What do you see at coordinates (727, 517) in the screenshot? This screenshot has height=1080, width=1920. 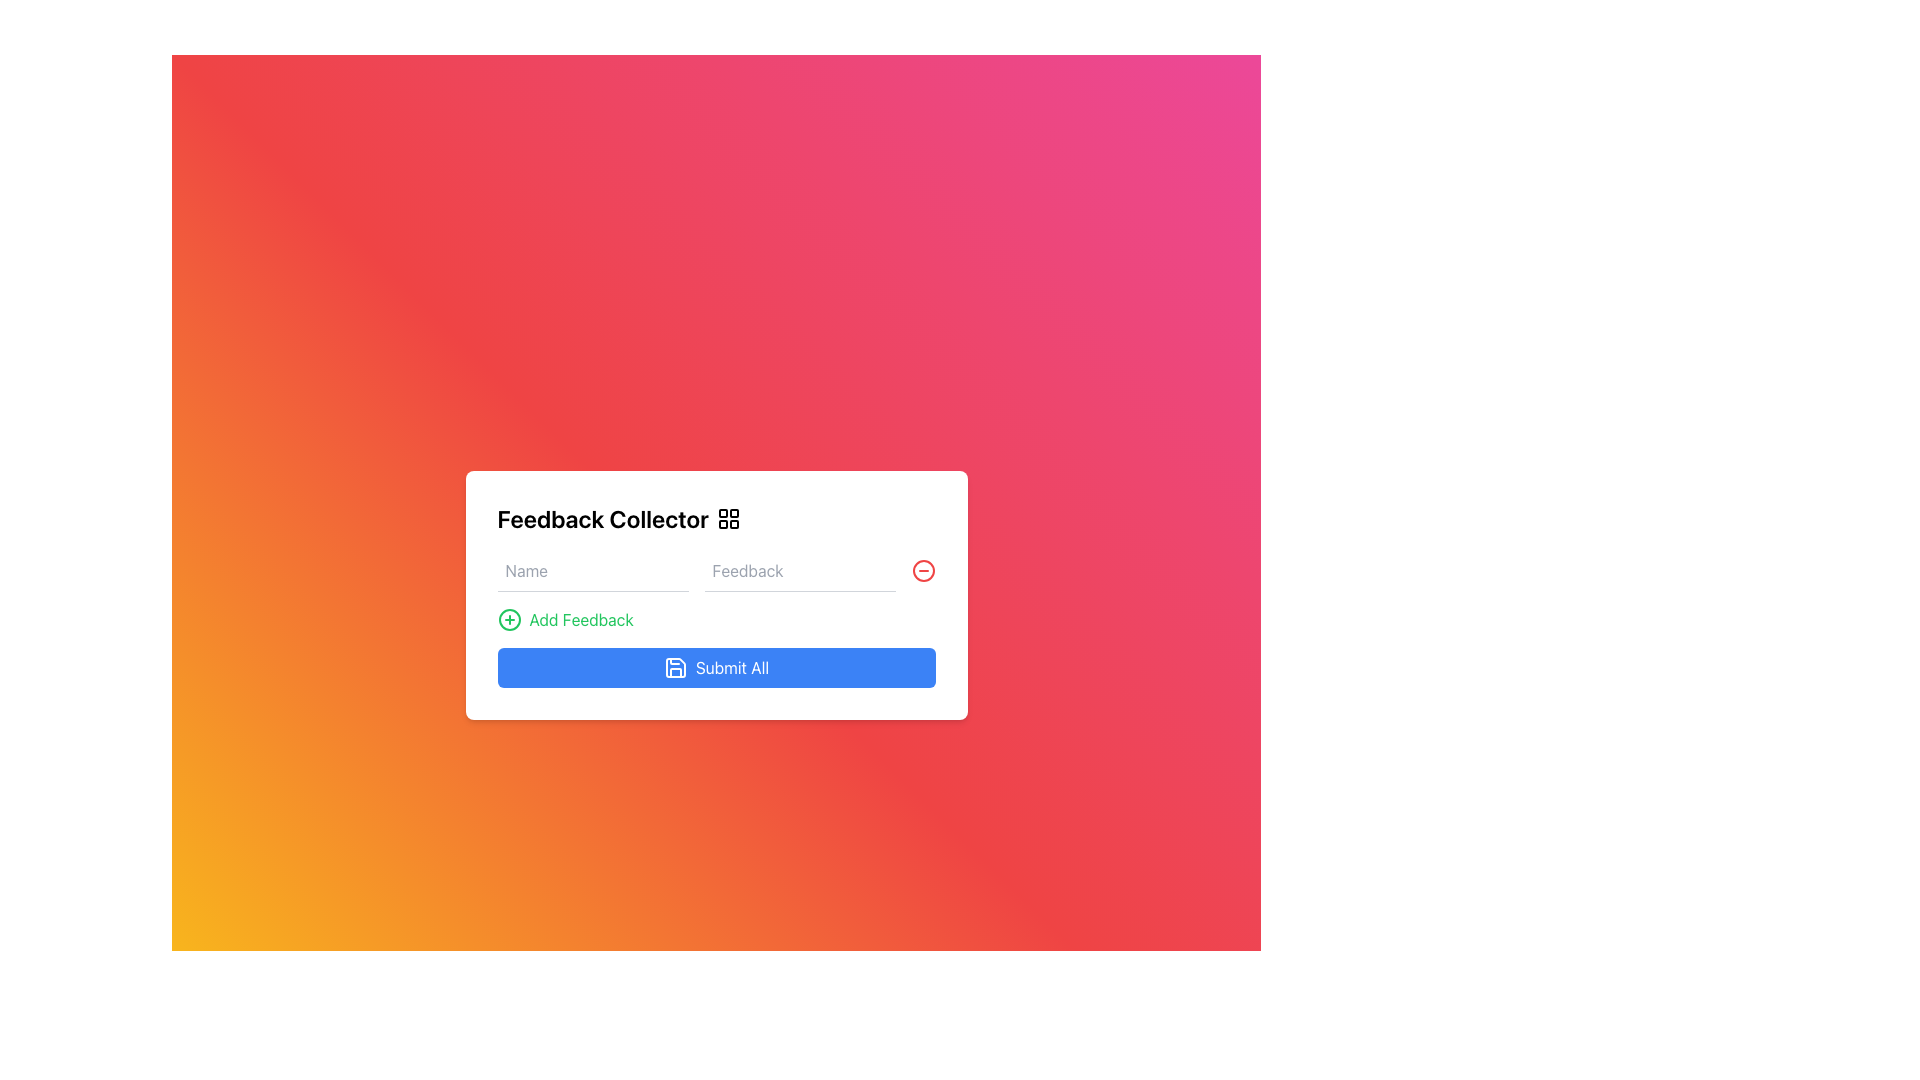 I see `the grid/menu icon located` at bounding box center [727, 517].